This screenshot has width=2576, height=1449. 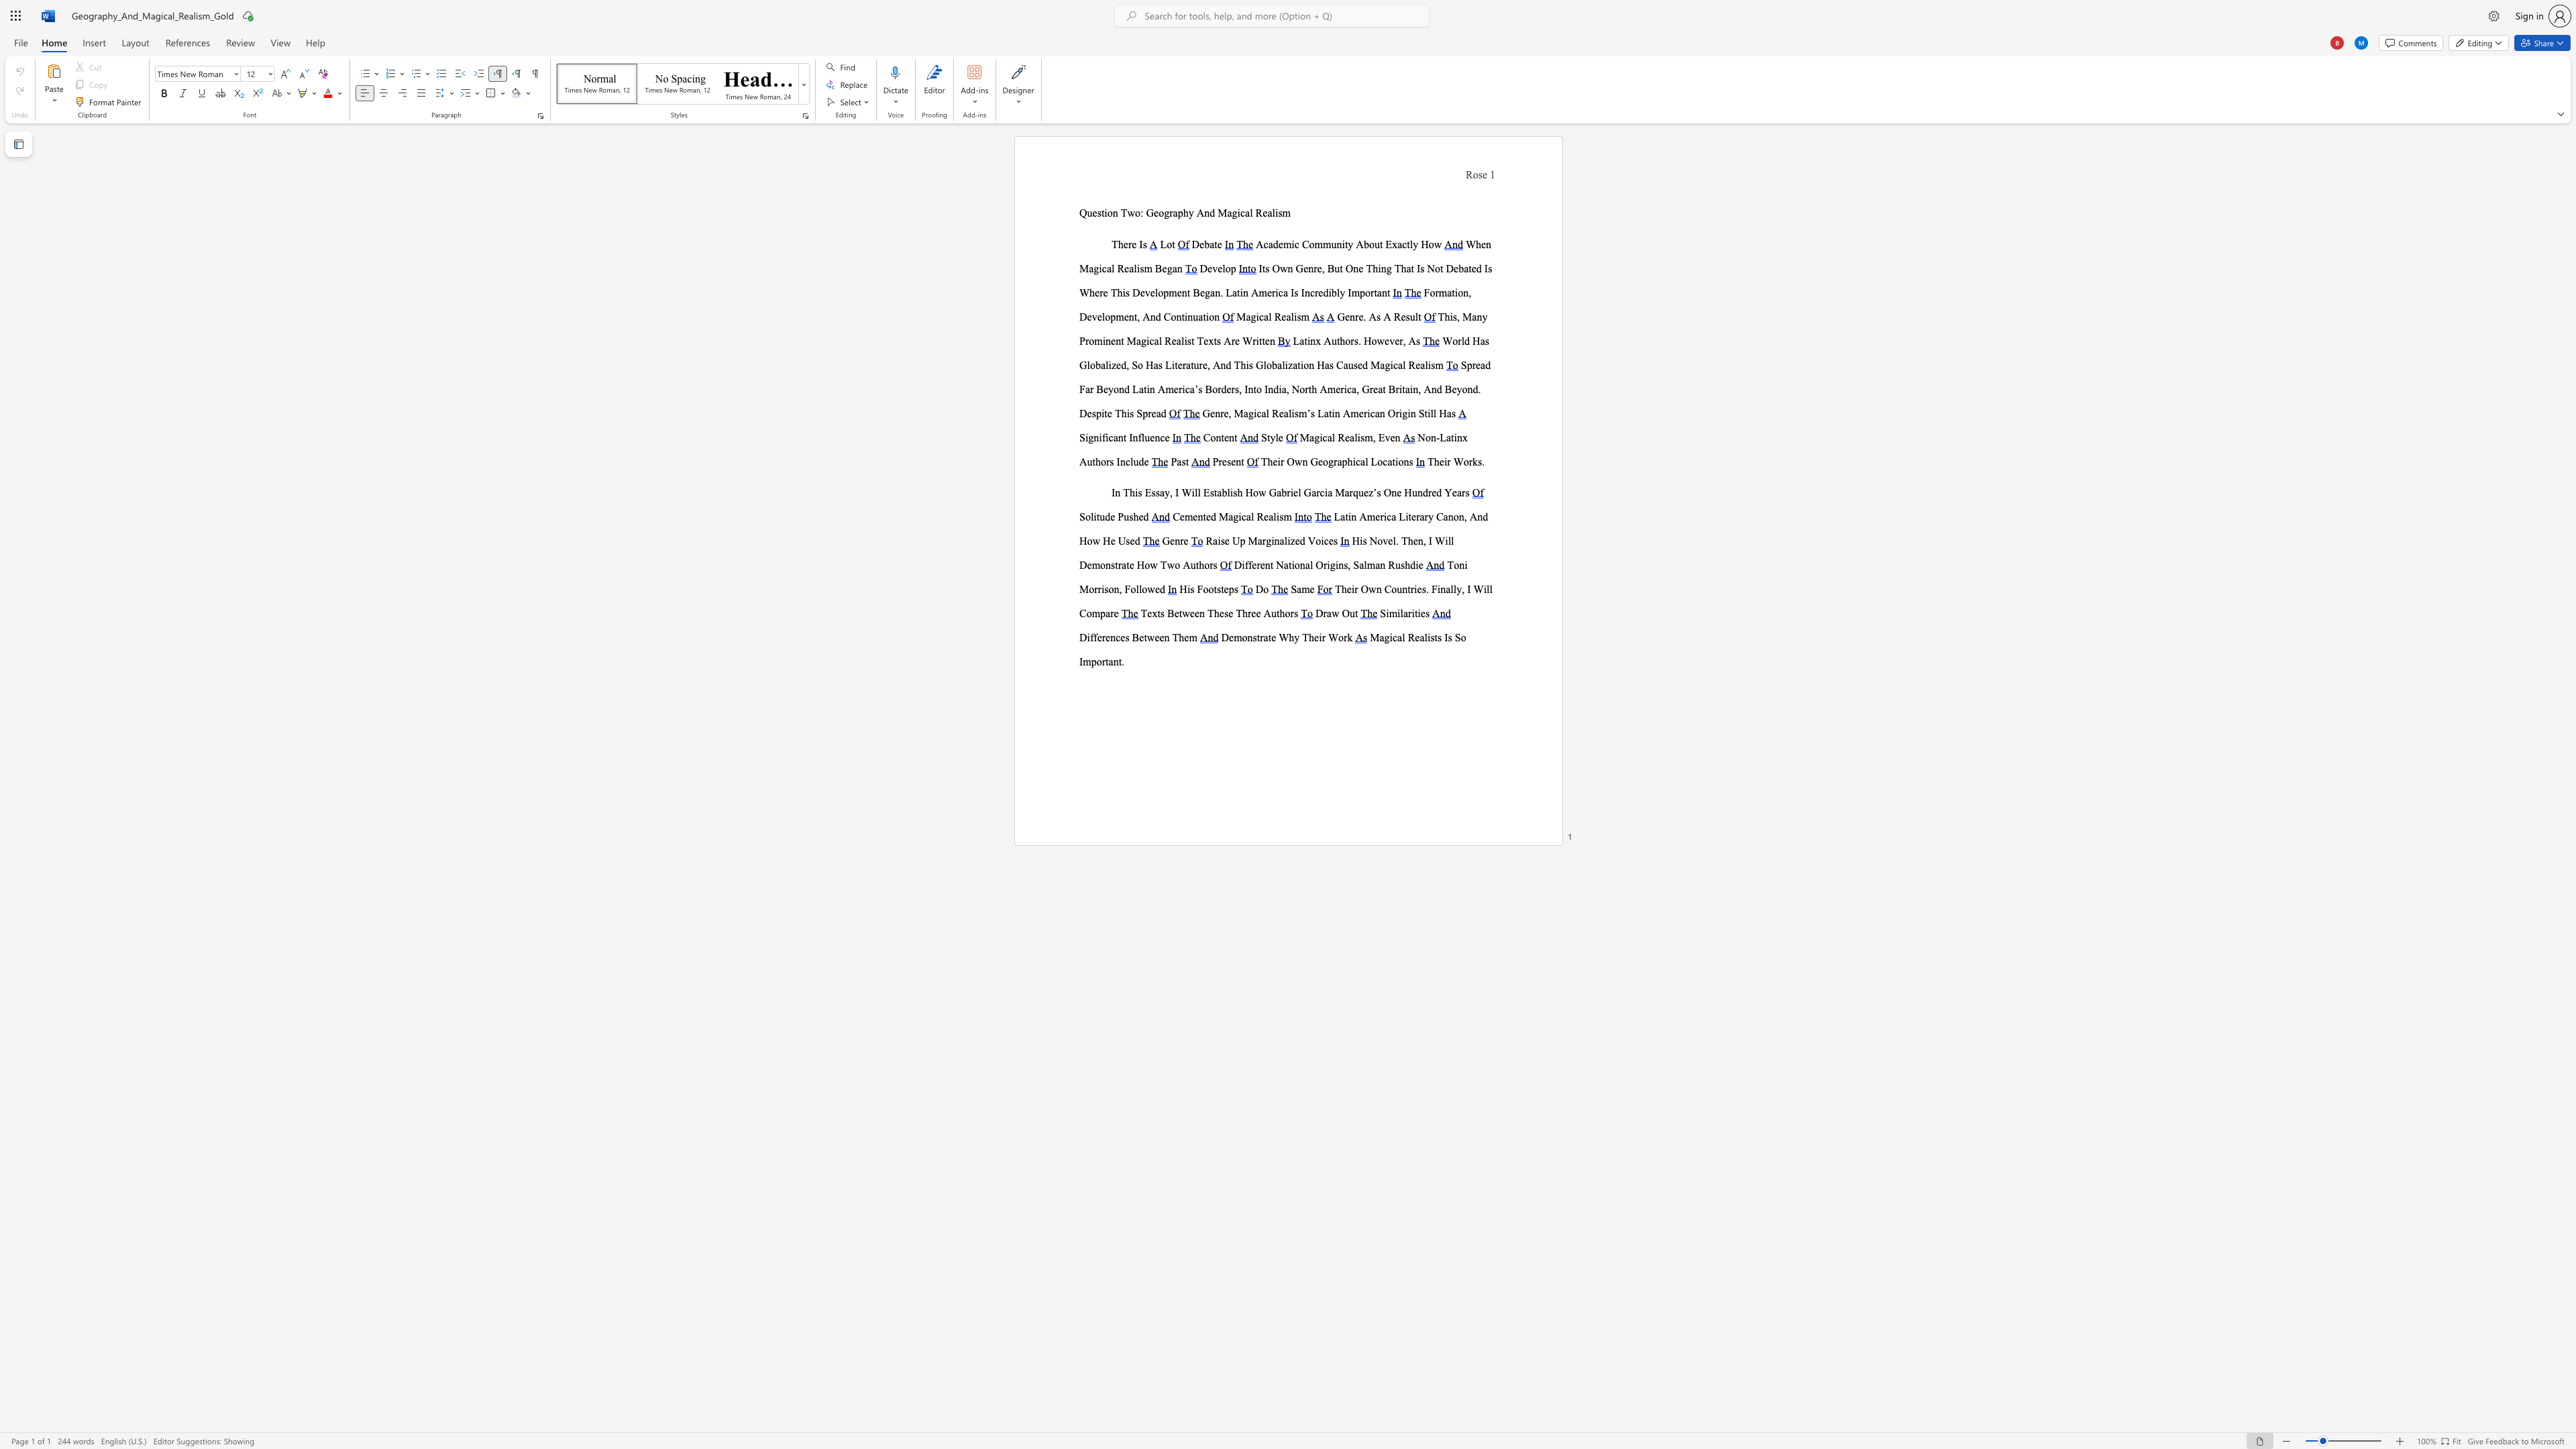 What do you see at coordinates (1443, 460) in the screenshot?
I see `the subset text "ir Works" within the text "Their Works."` at bounding box center [1443, 460].